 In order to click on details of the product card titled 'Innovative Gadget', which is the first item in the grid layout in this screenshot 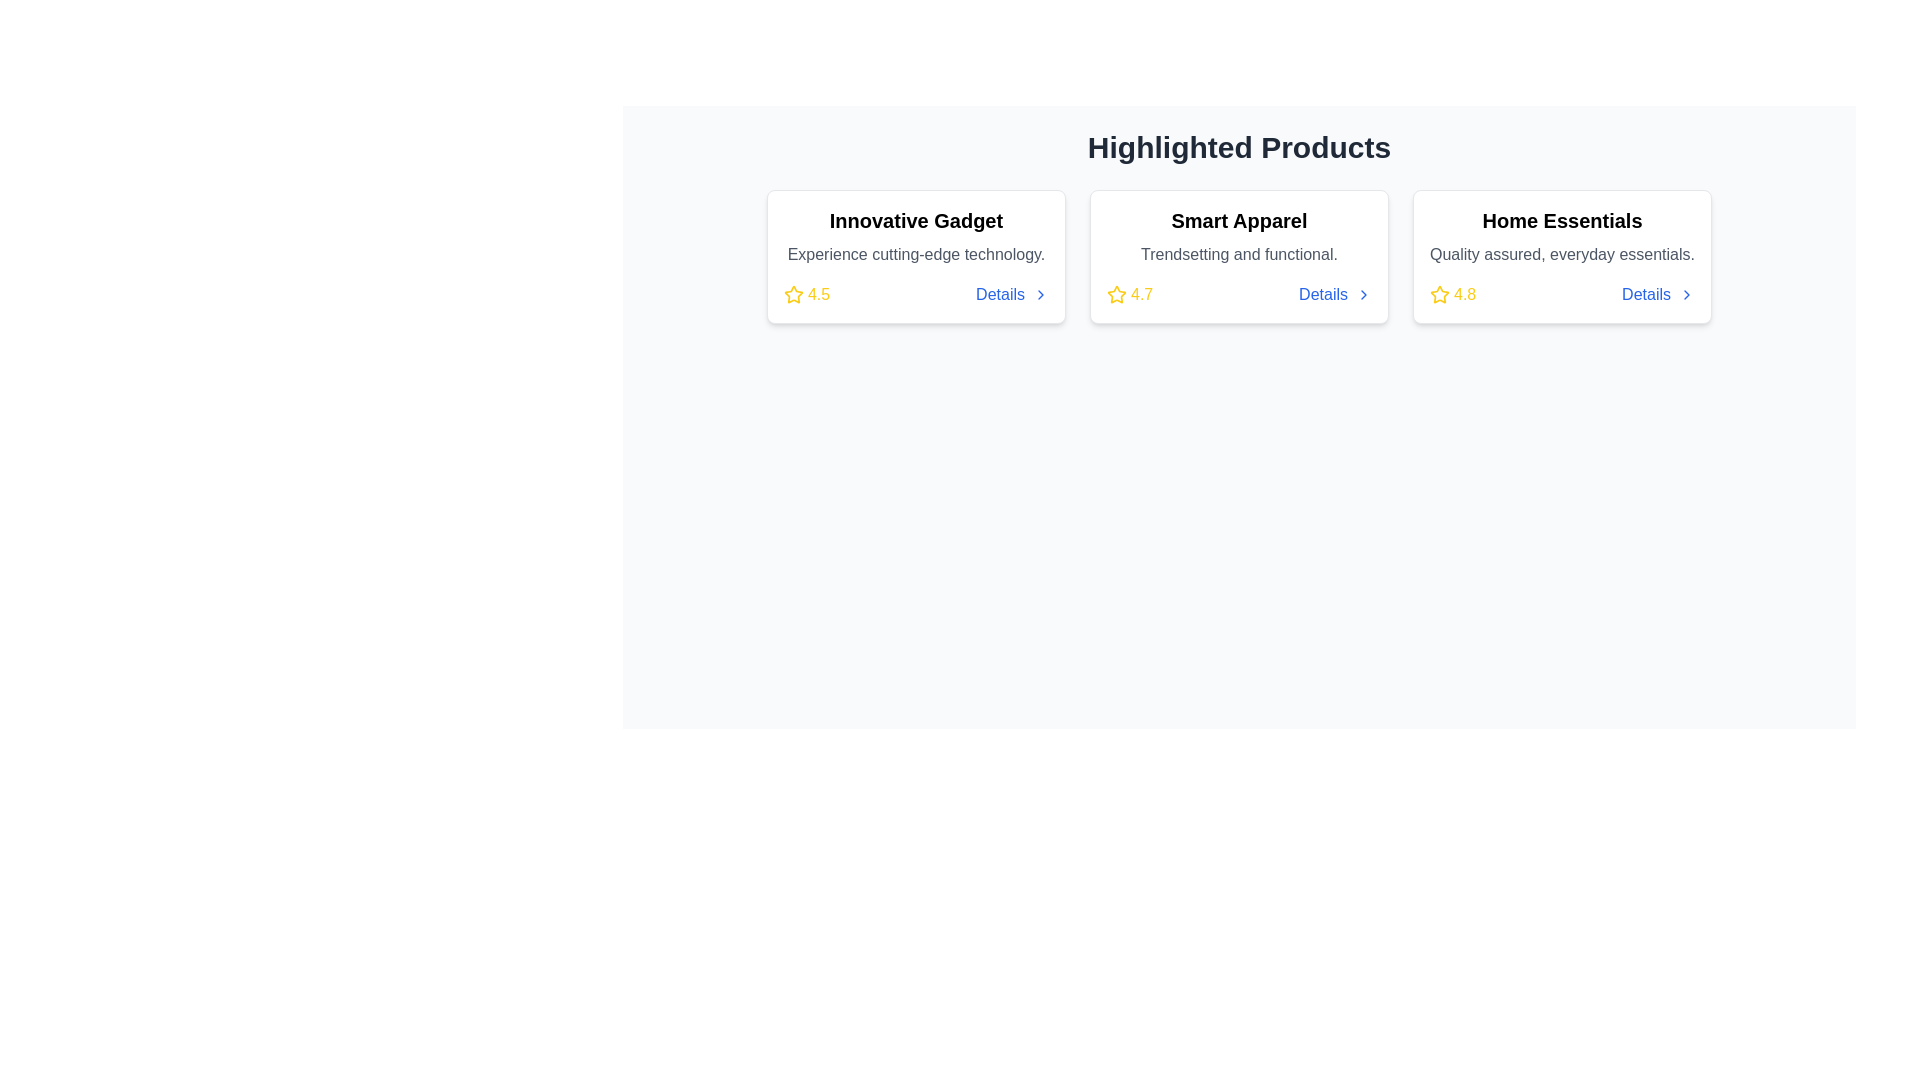, I will do `click(915, 256)`.